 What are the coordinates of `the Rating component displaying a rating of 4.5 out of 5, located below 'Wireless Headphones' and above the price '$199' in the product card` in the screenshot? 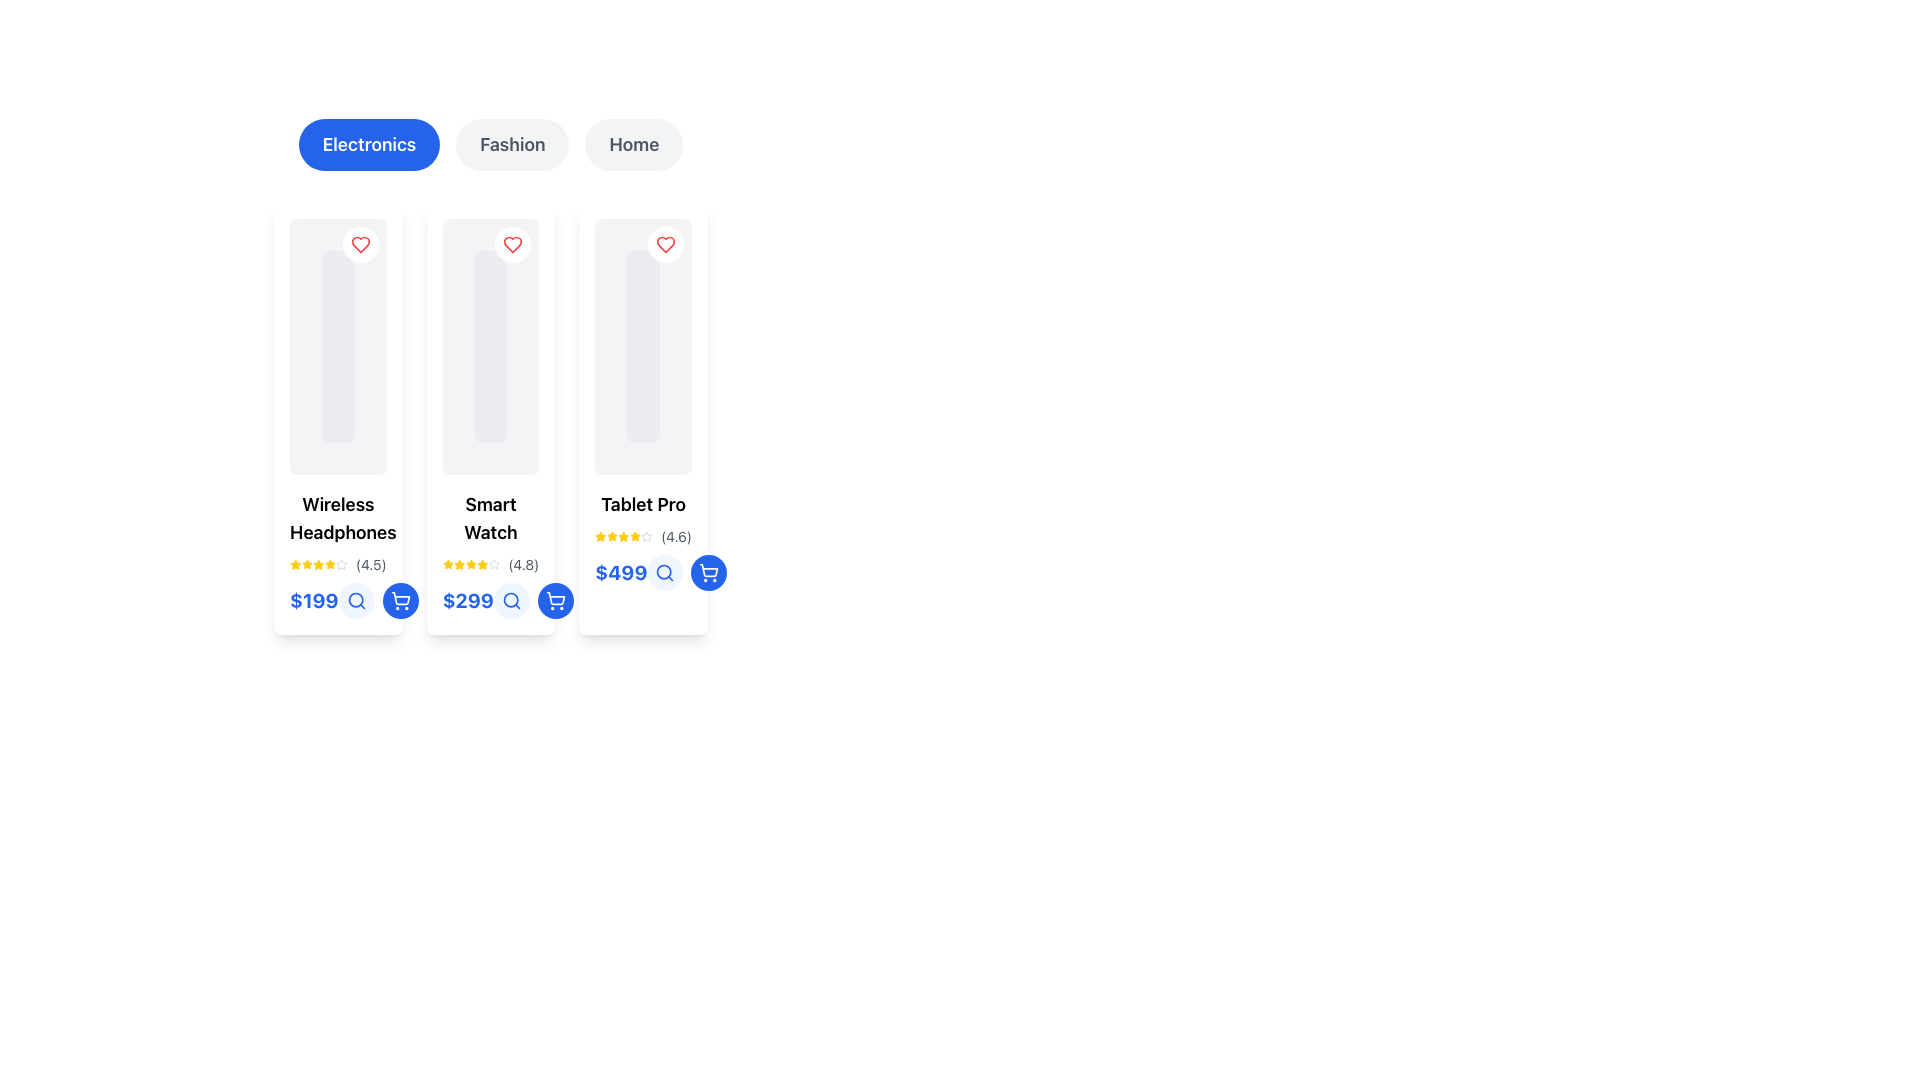 It's located at (338, 564).